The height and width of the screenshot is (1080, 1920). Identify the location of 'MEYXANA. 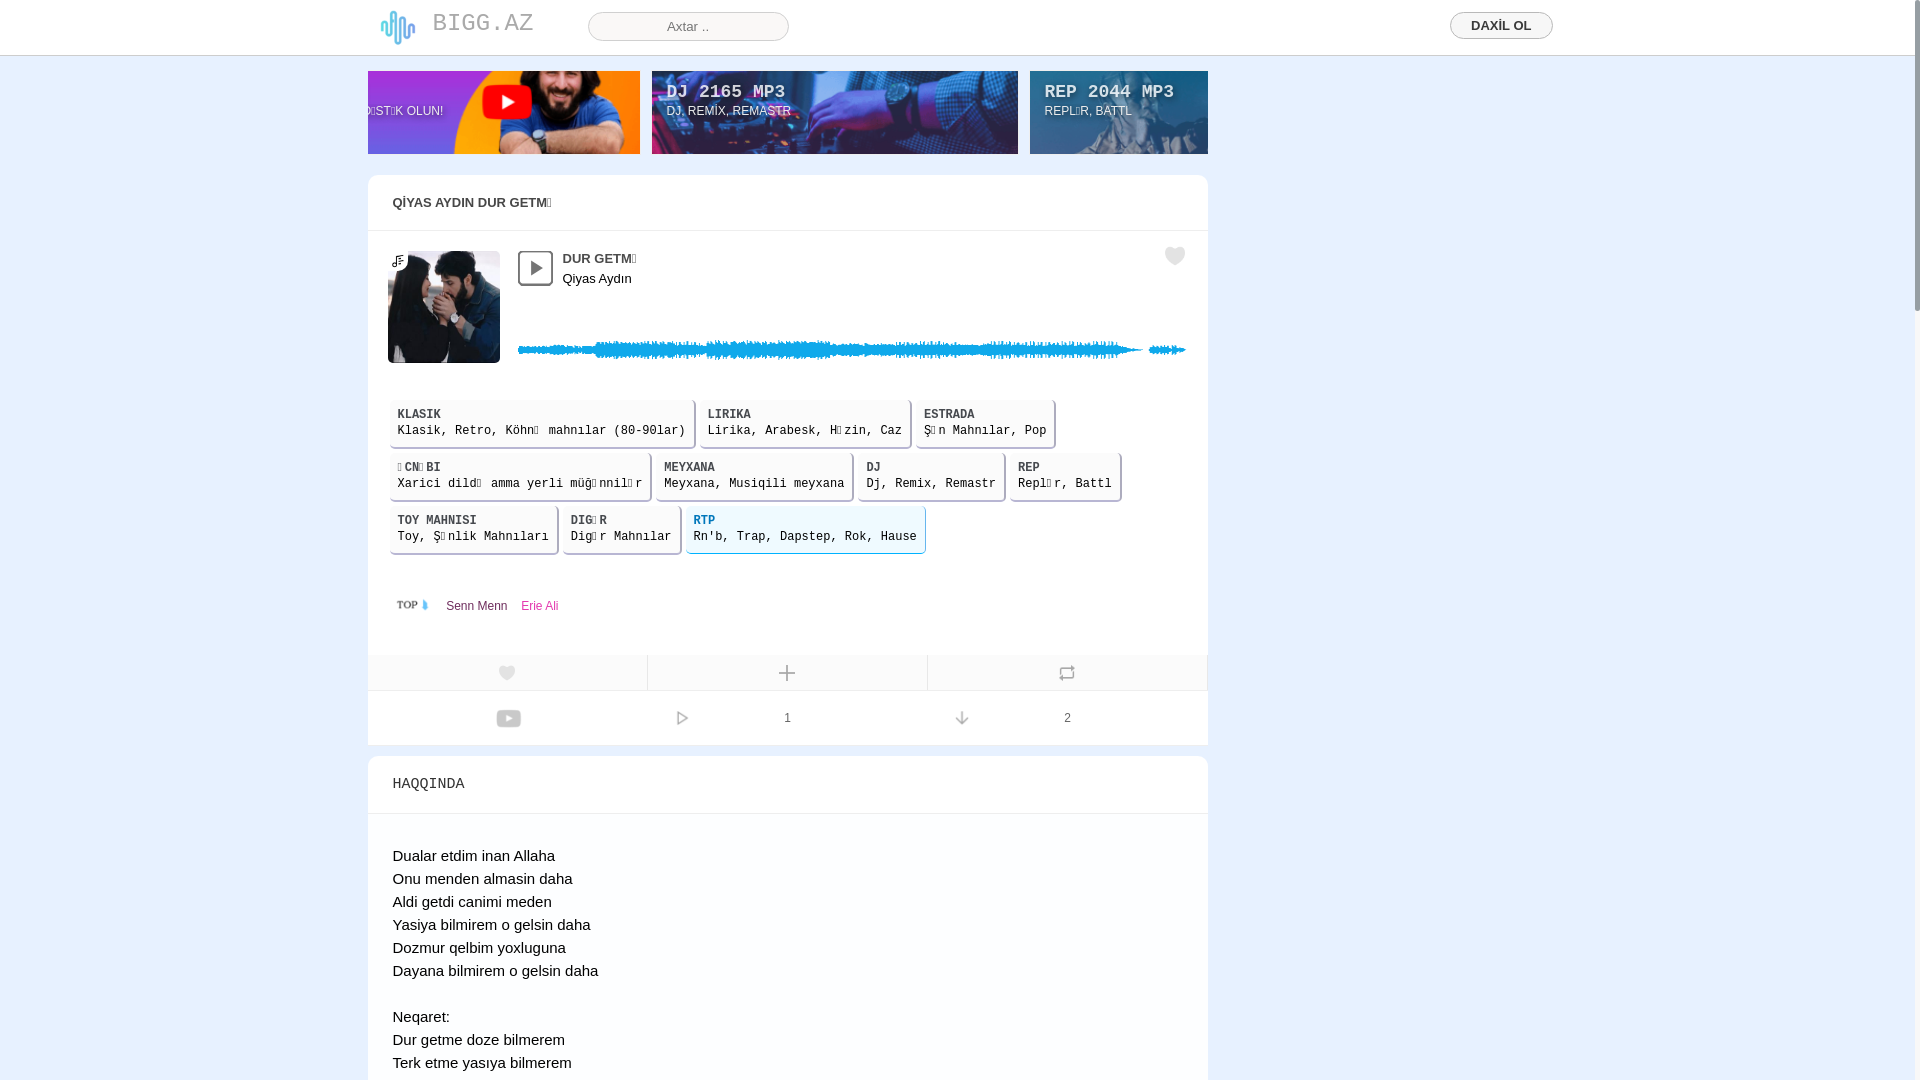
(753, 477).